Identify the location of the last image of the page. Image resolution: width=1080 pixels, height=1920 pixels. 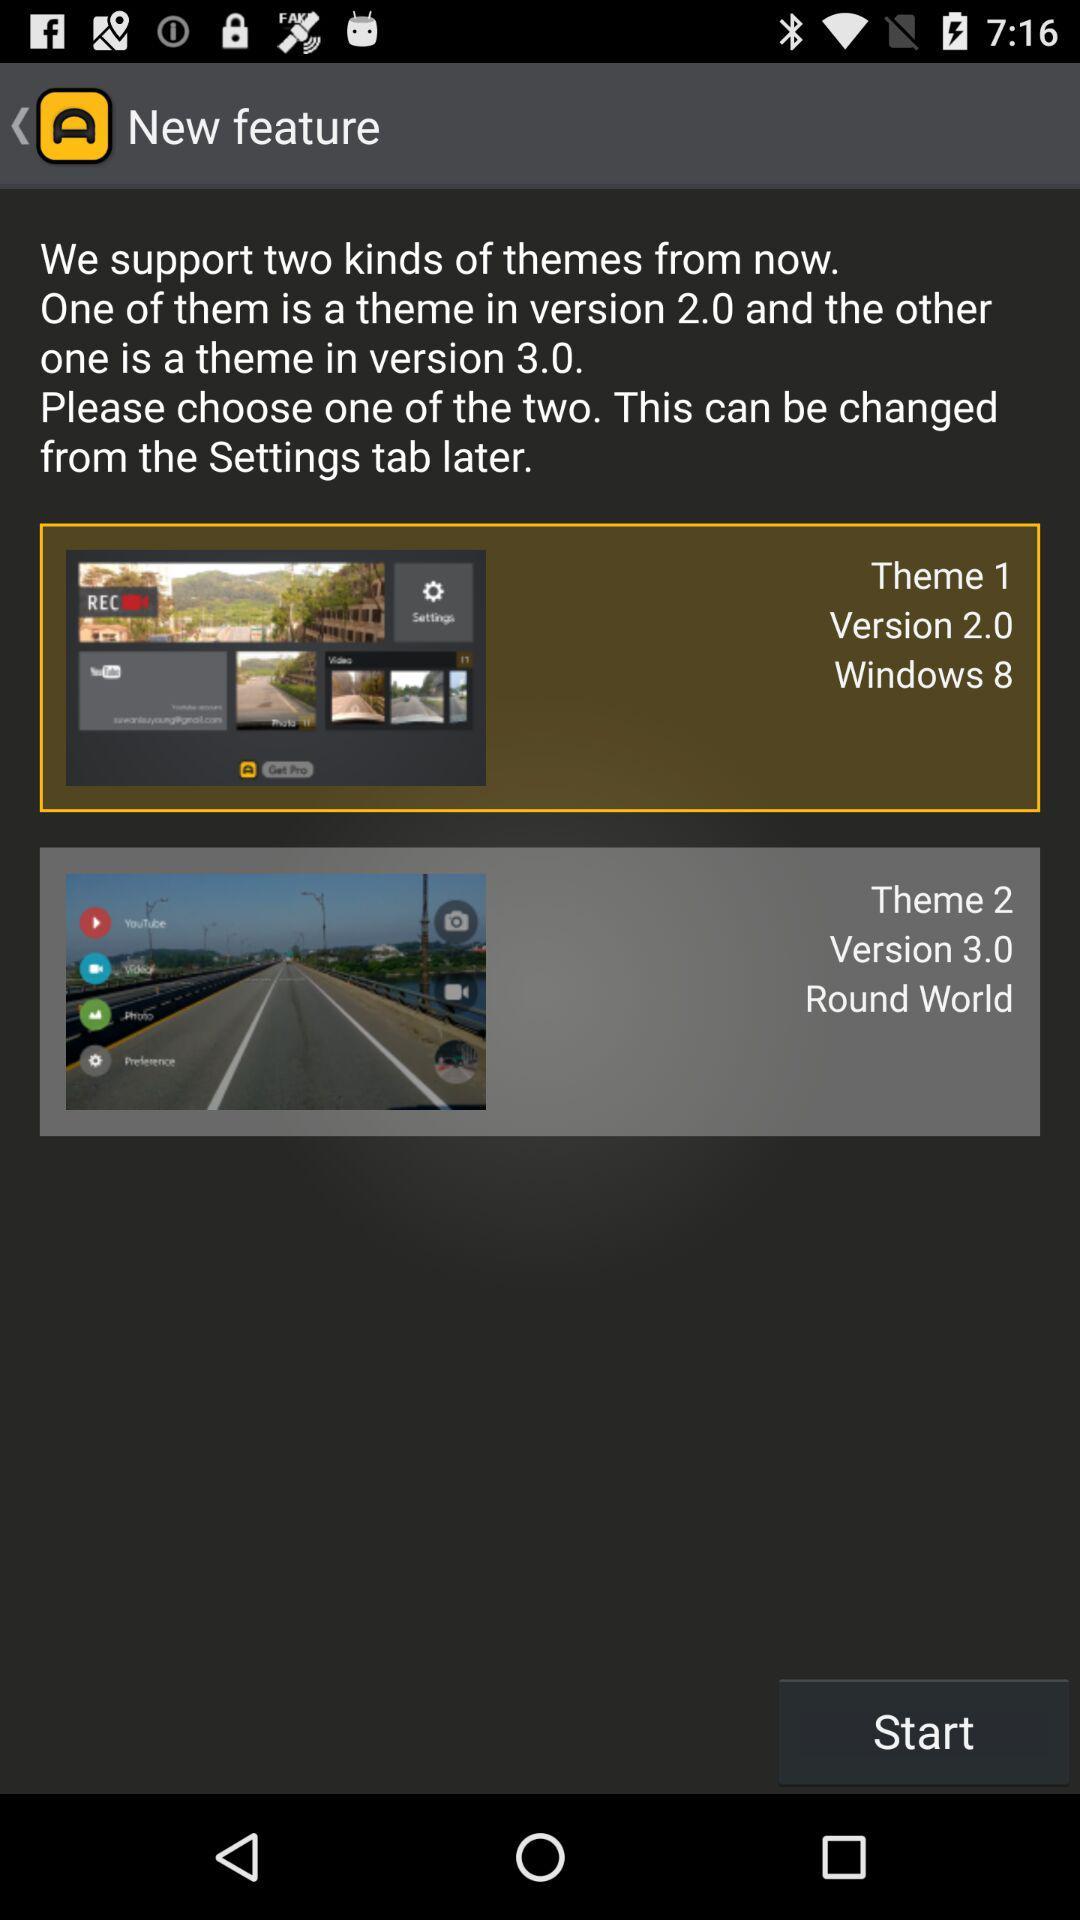
(276, 992).